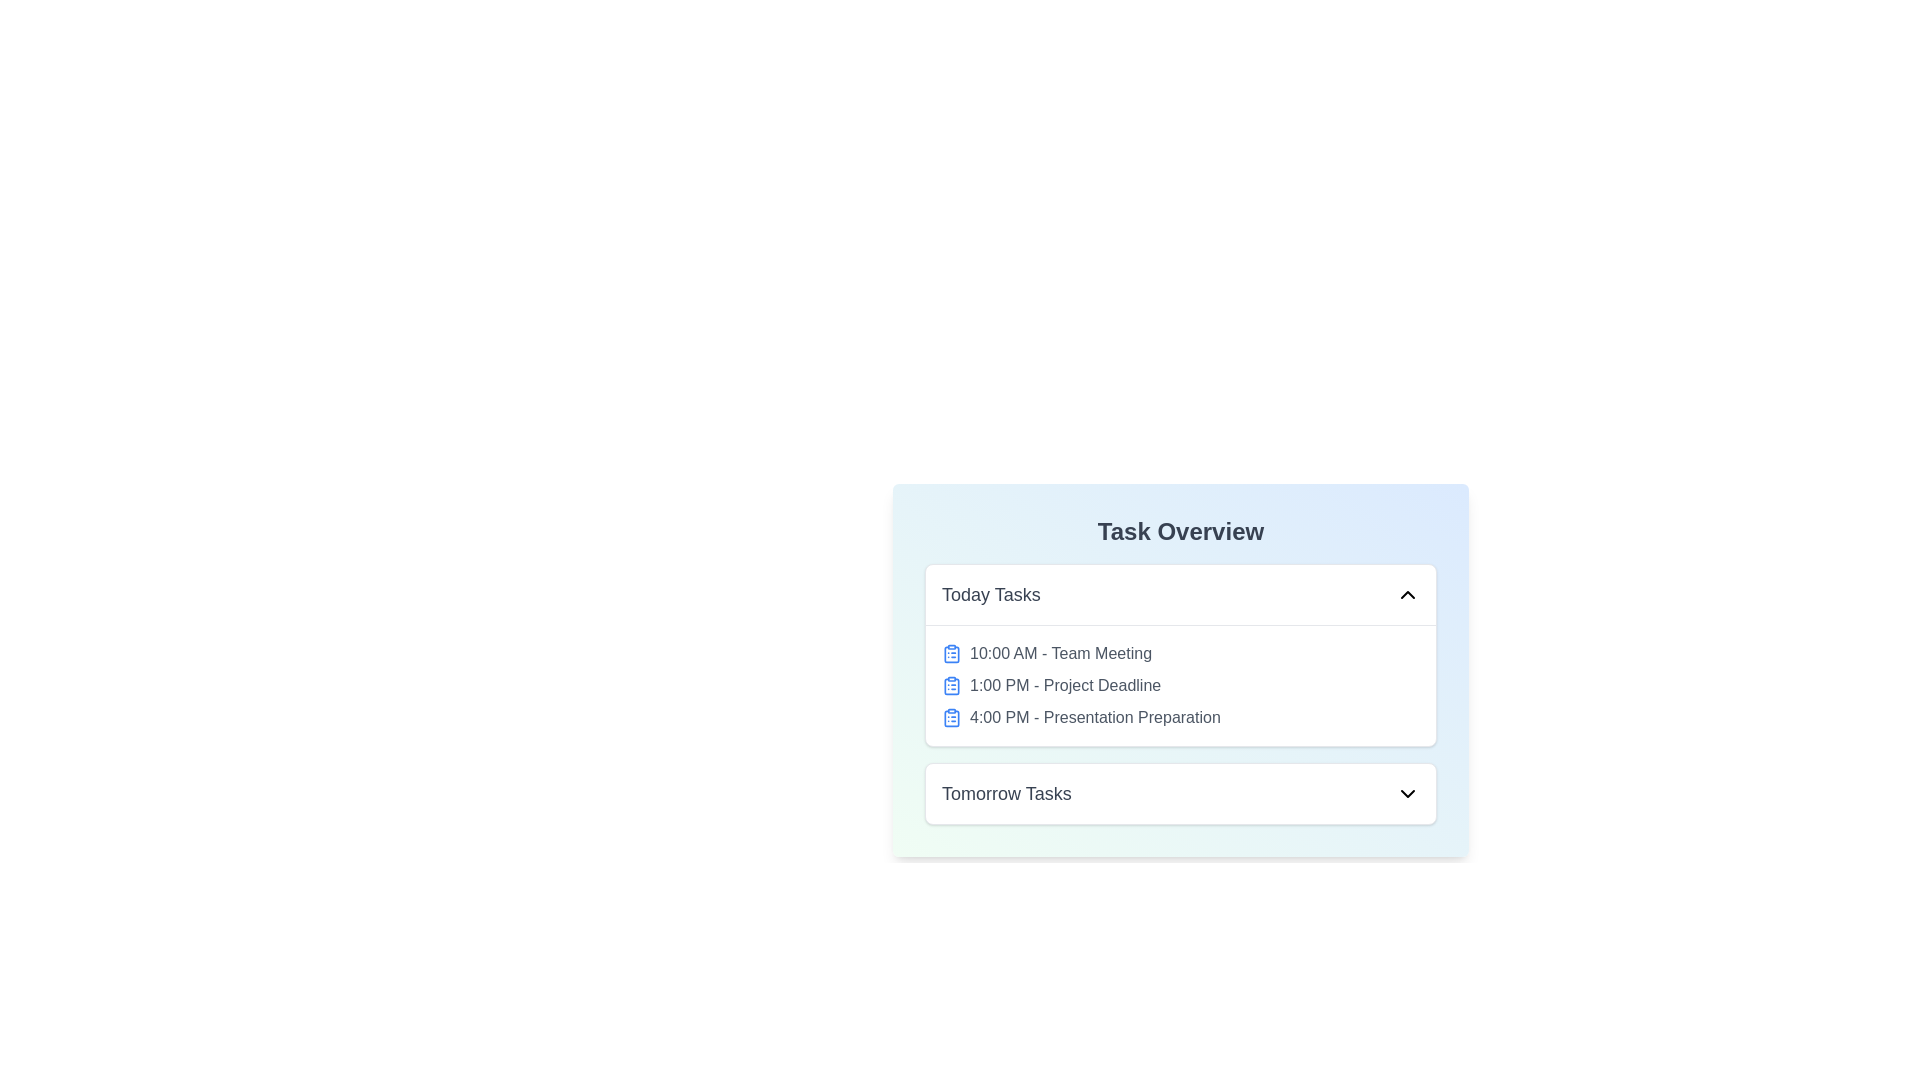 The image size is (1920, 1080). Describe the element at coordinates (950, 654) in the screenshot. I see `the icon associated with the task '10:00 AM - Team Meeting'` at that location.